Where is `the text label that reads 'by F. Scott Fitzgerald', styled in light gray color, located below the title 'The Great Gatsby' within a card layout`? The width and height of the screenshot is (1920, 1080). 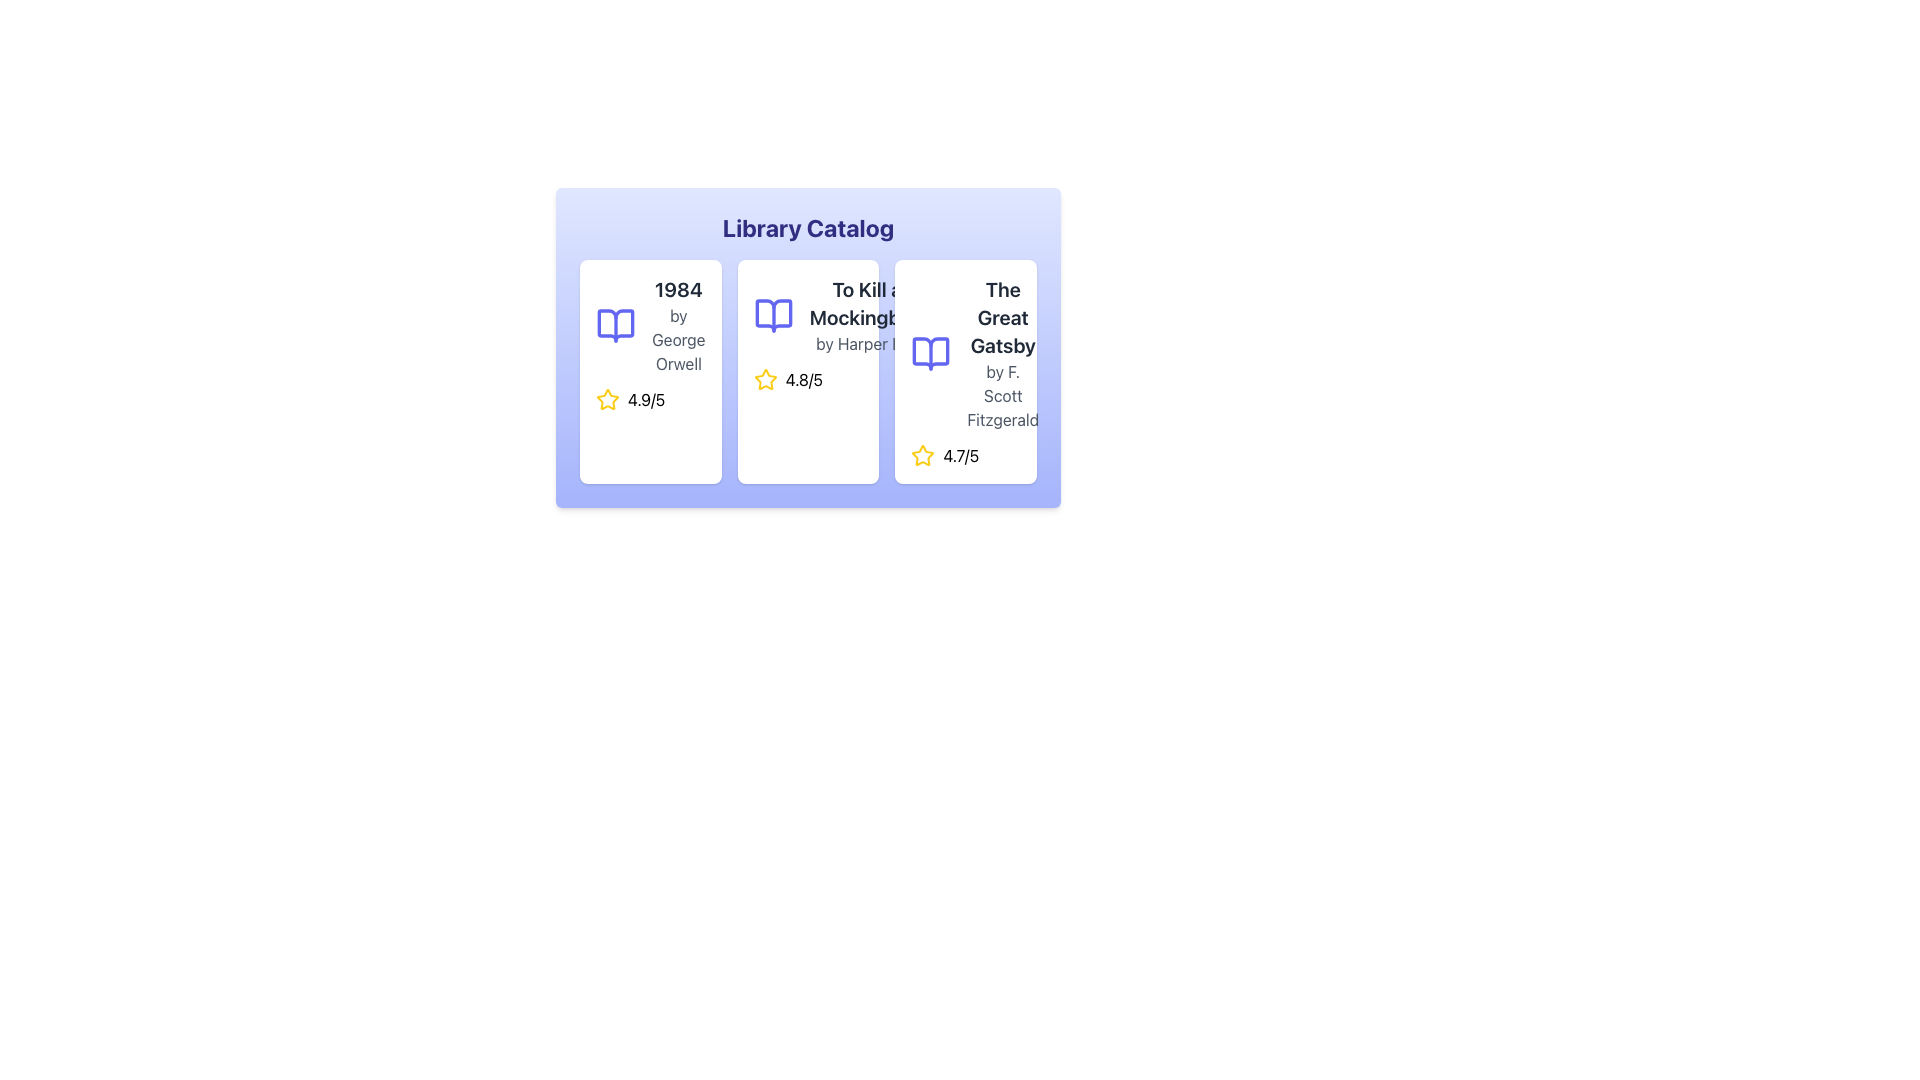
the text label that reads 'by F. Scott Fitzgerald', styled in light gray color, located below the title 'The Great Gatsby' within a card layout is located at coordinates (1003, 396).